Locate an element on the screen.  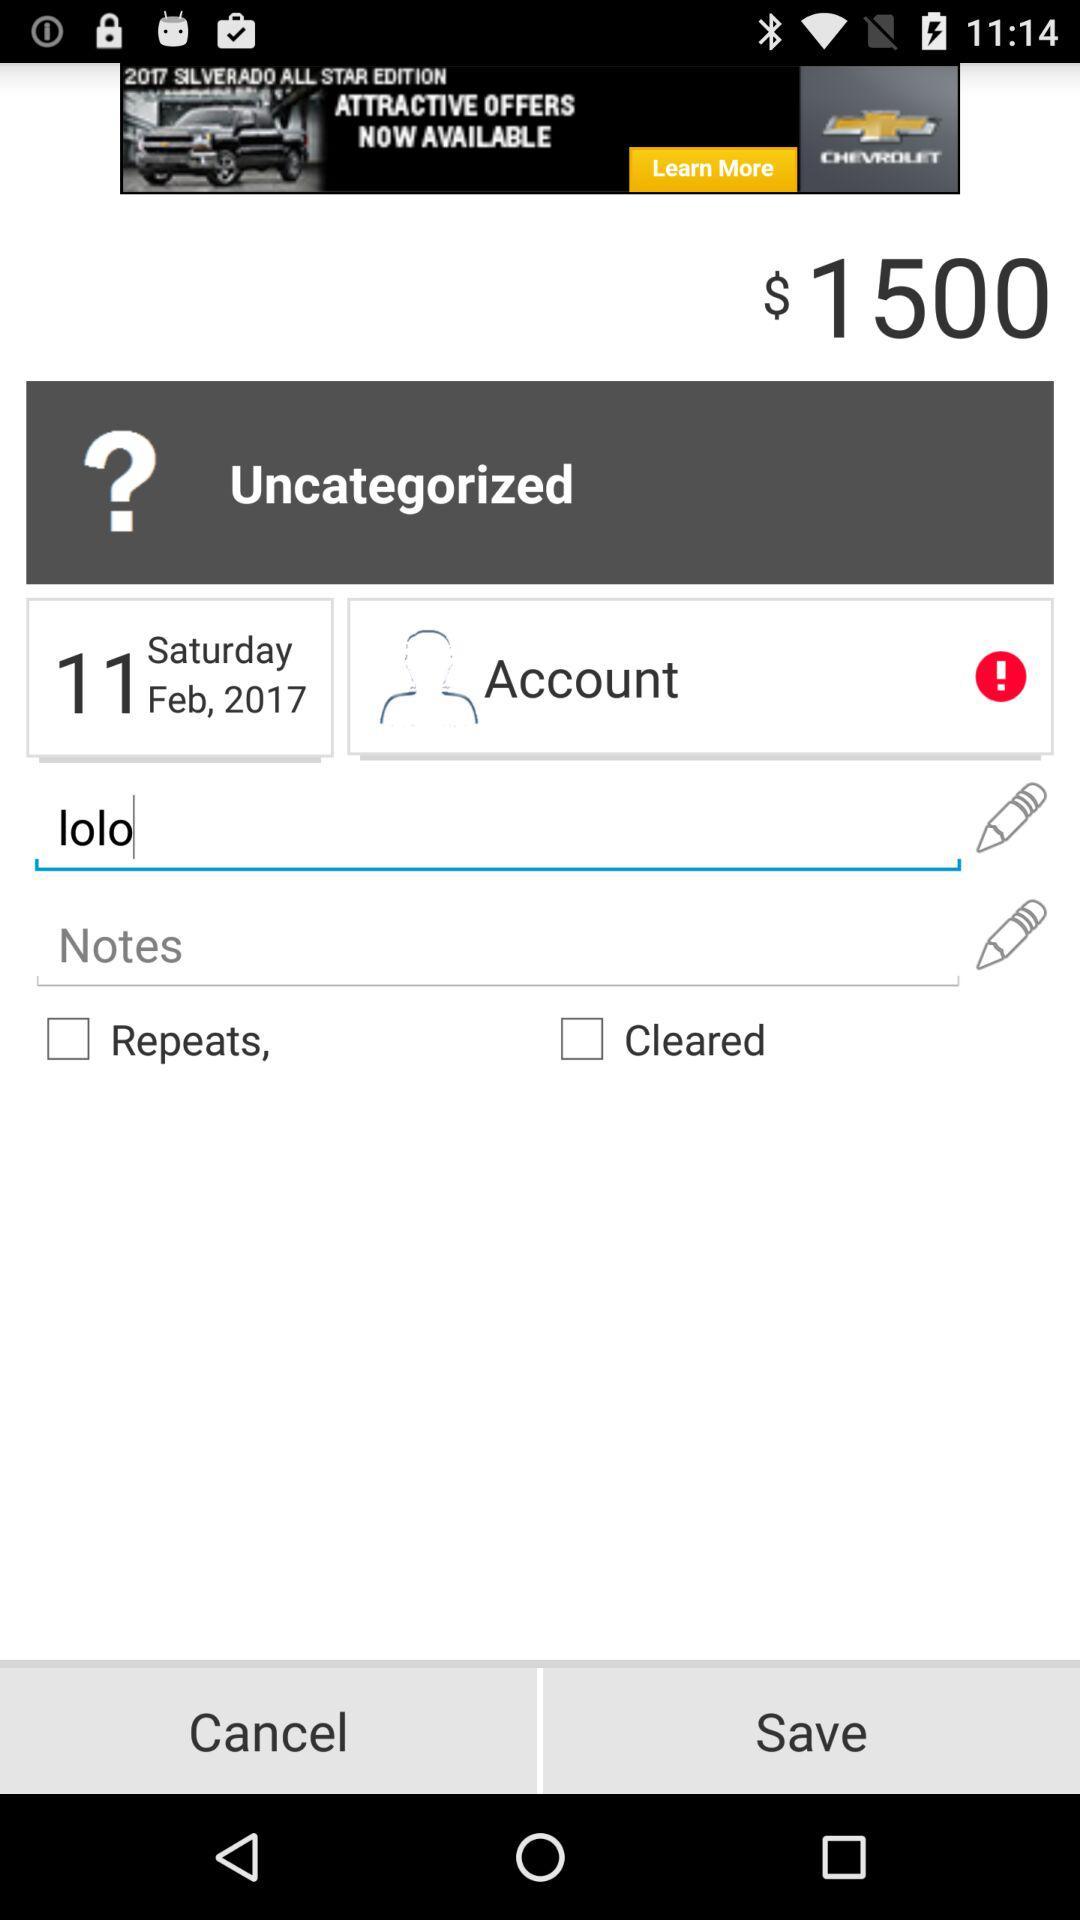
edit is located at coordinates (1011, 934).